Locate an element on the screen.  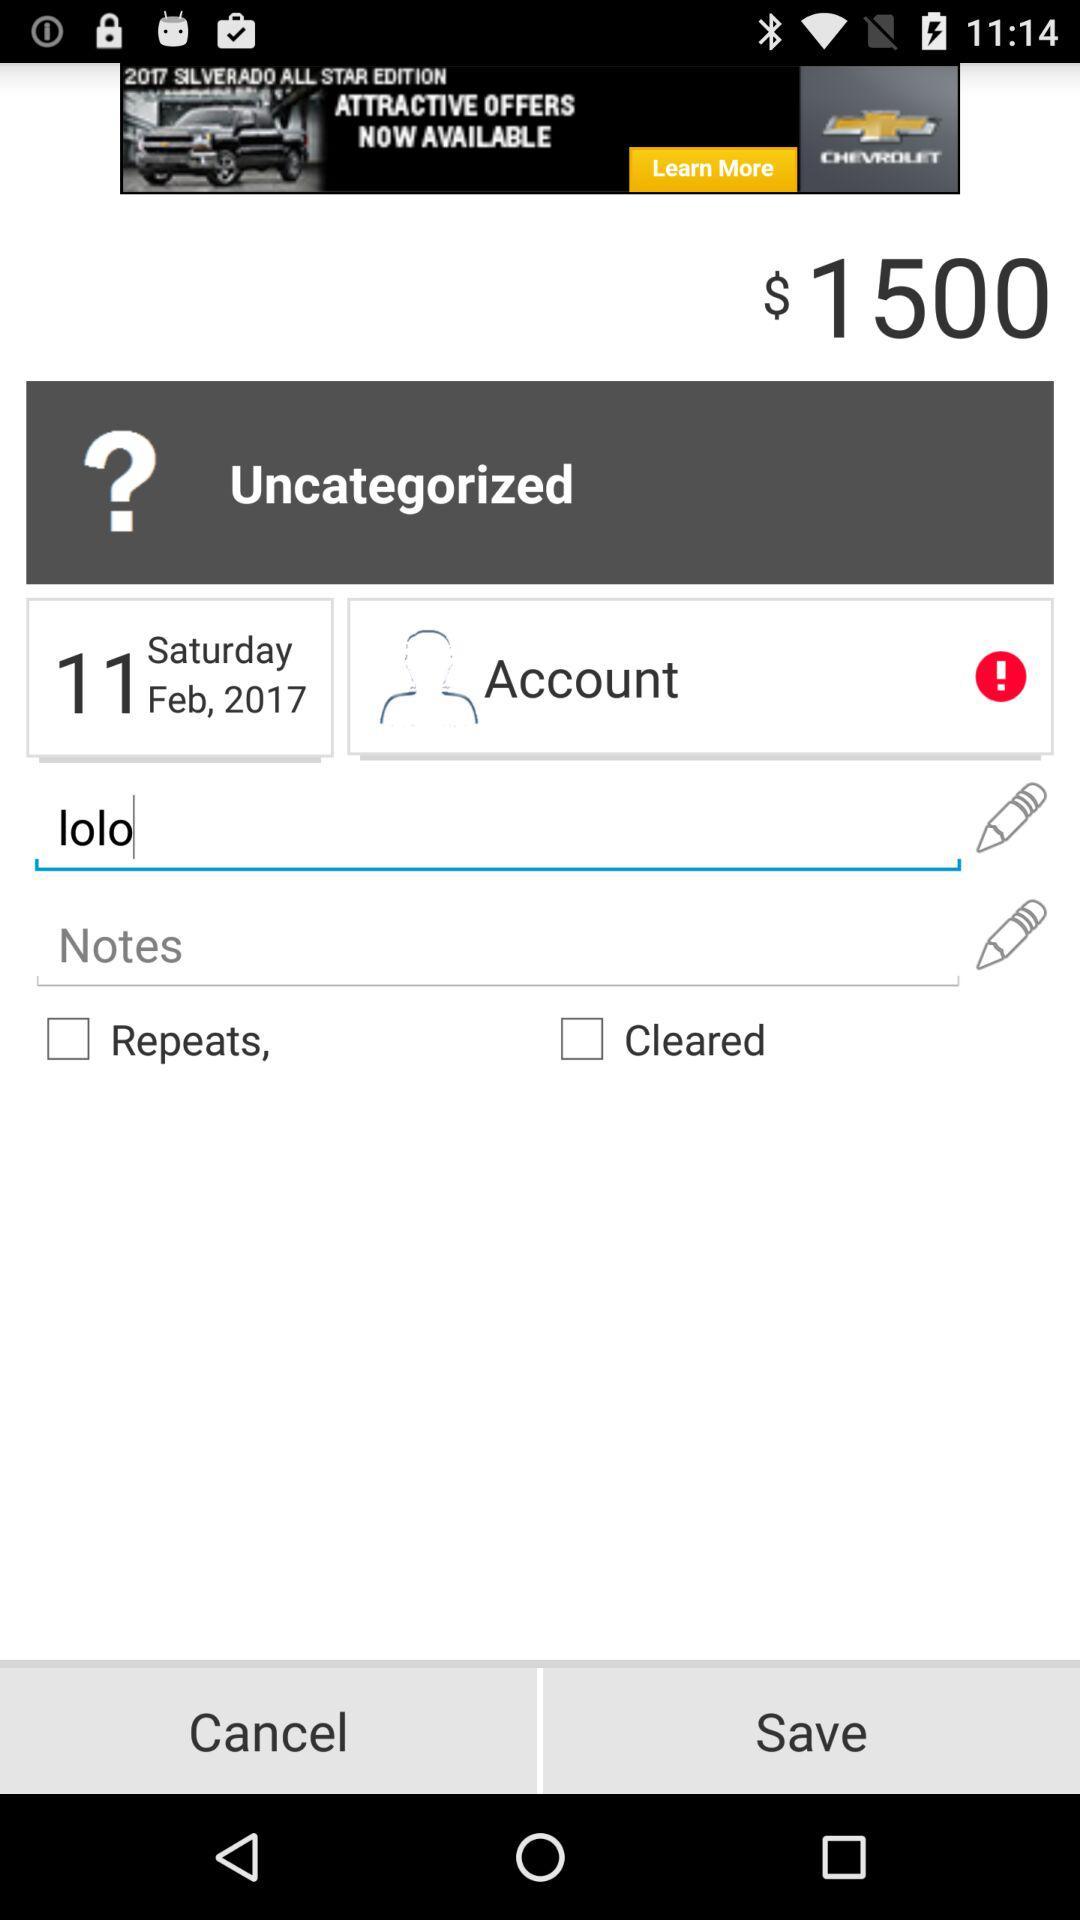
edit is located at coordinates (1011, 934).